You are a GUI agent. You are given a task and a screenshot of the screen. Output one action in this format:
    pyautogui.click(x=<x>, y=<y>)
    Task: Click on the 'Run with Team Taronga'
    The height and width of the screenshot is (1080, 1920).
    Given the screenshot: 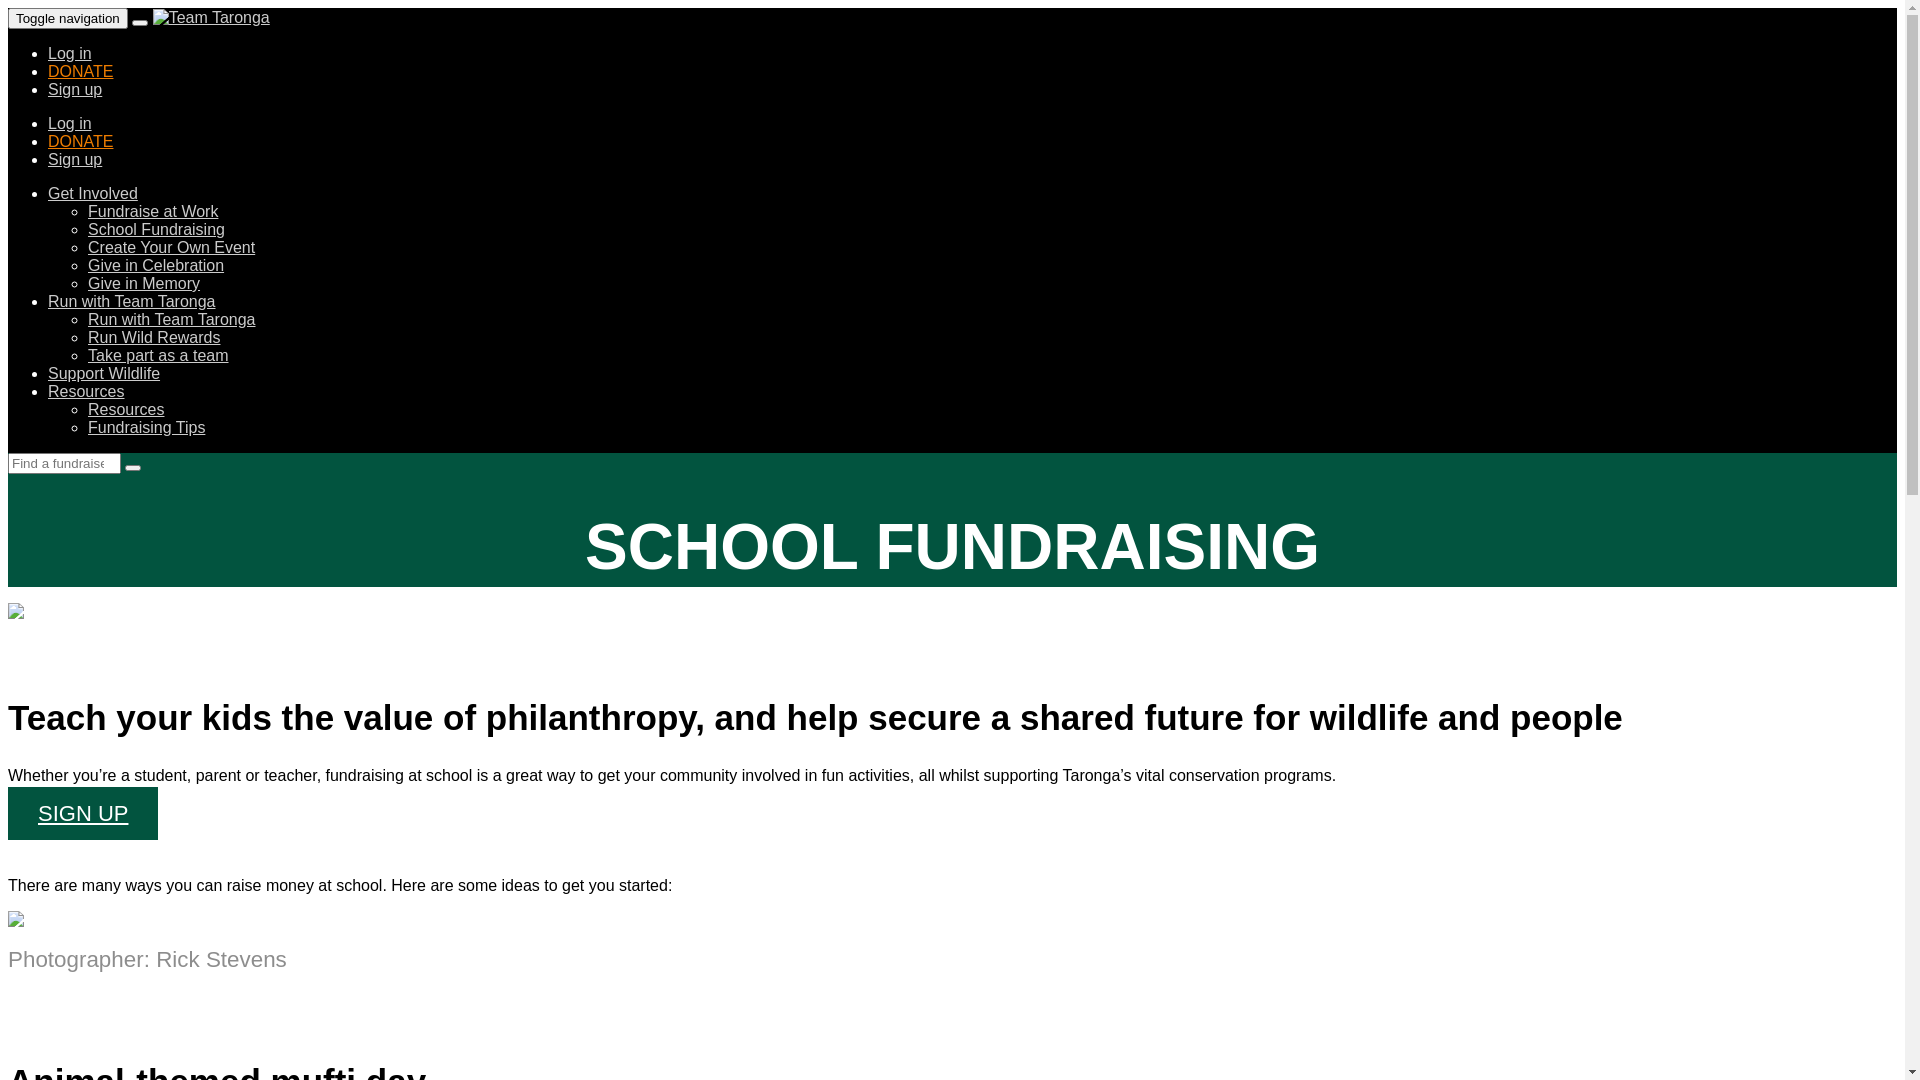 What is the action you would take?
    pyautogui.click(x=131, y=301)
    